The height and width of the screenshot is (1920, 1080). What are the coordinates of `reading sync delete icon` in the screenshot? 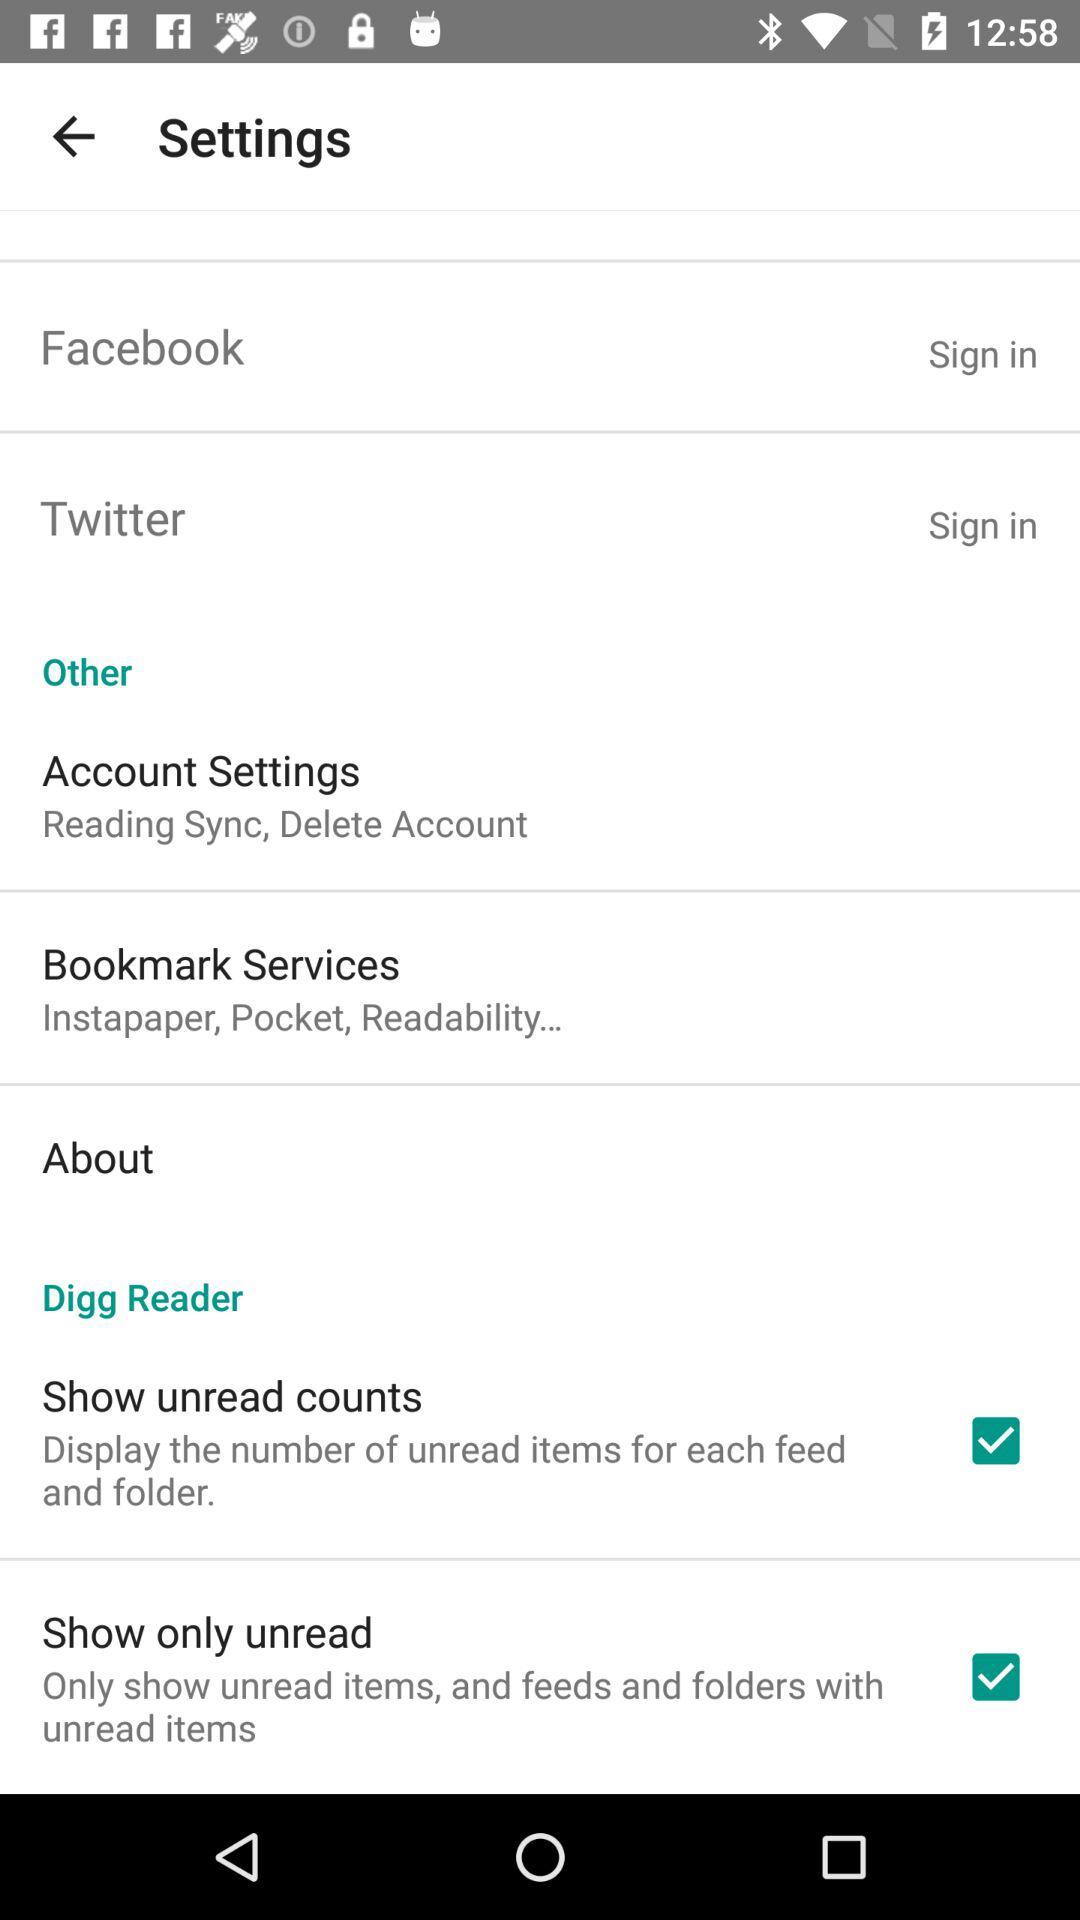 It's located at (285, 822).